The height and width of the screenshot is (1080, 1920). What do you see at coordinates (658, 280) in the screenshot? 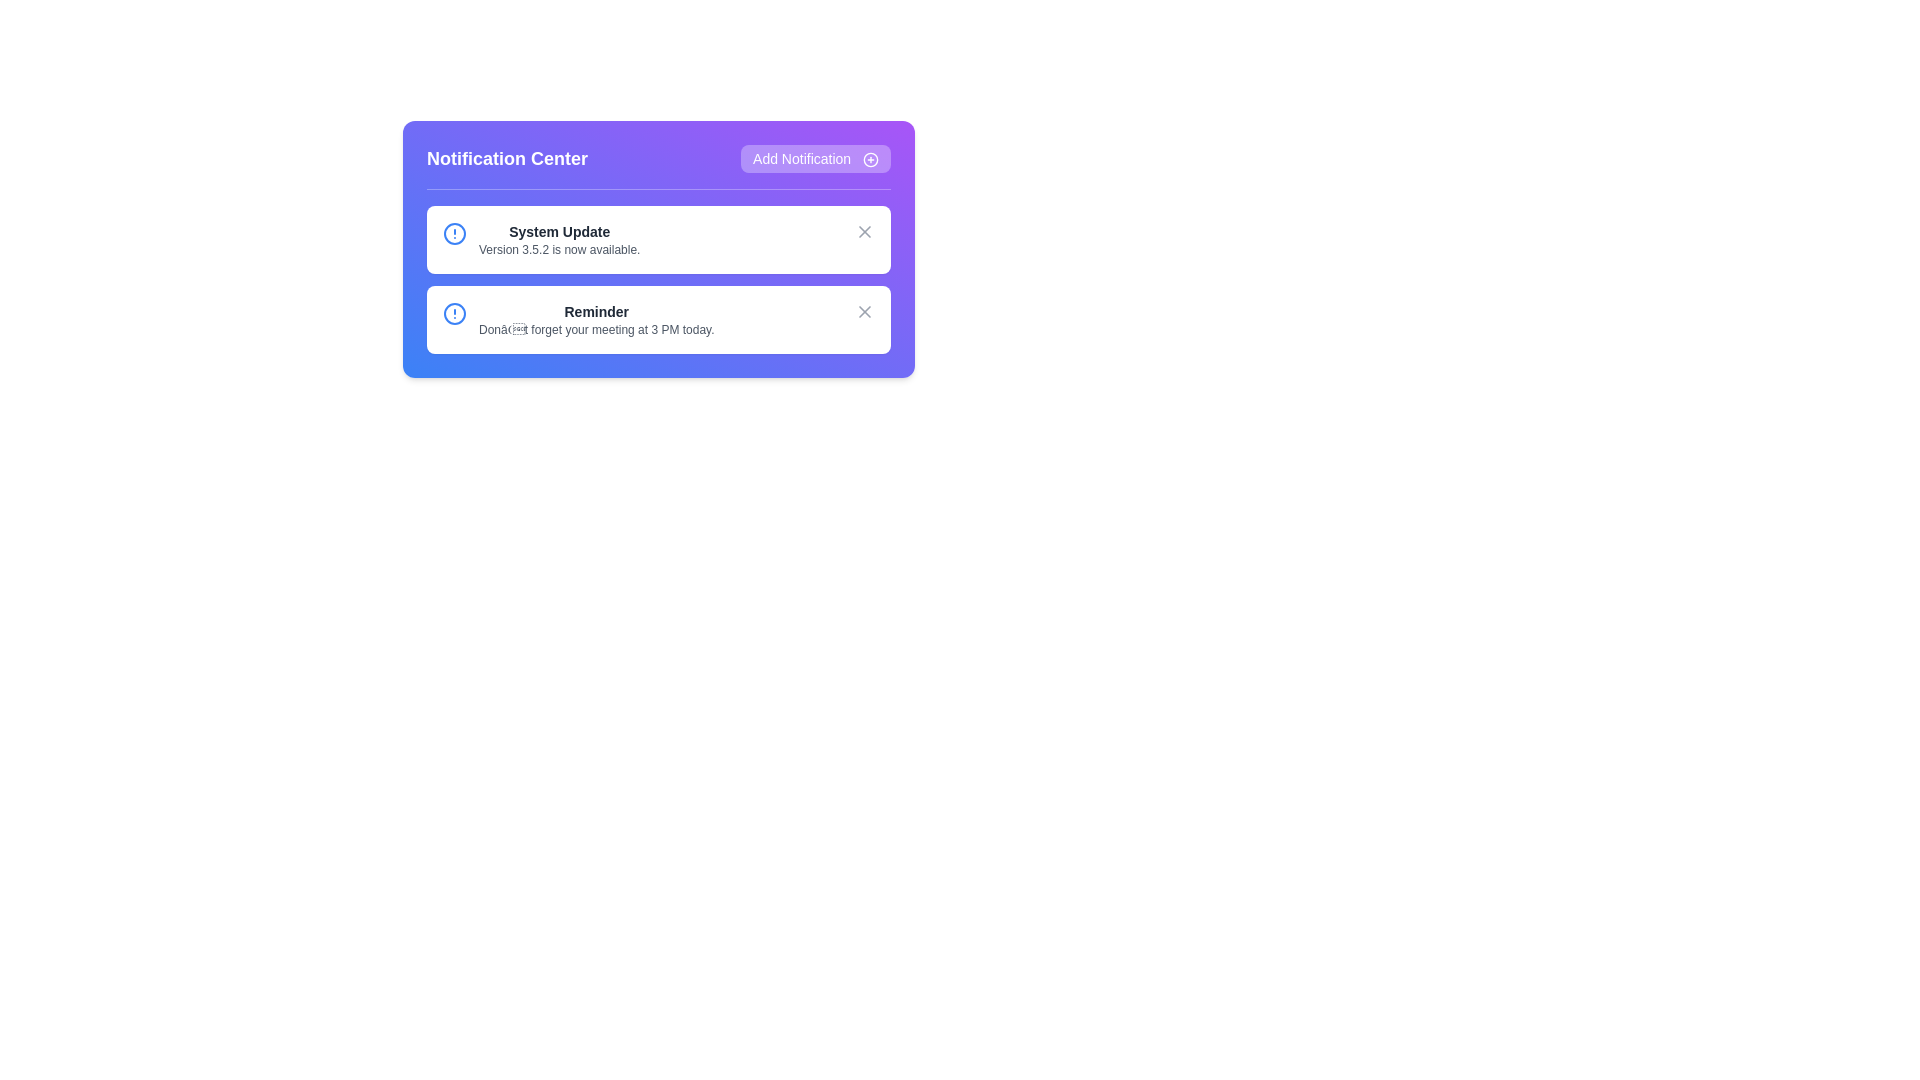
I see `the Notification List element that displays organized notifications for the user, located in the center of the Notification Center layout` at bounding box center [658, 280].